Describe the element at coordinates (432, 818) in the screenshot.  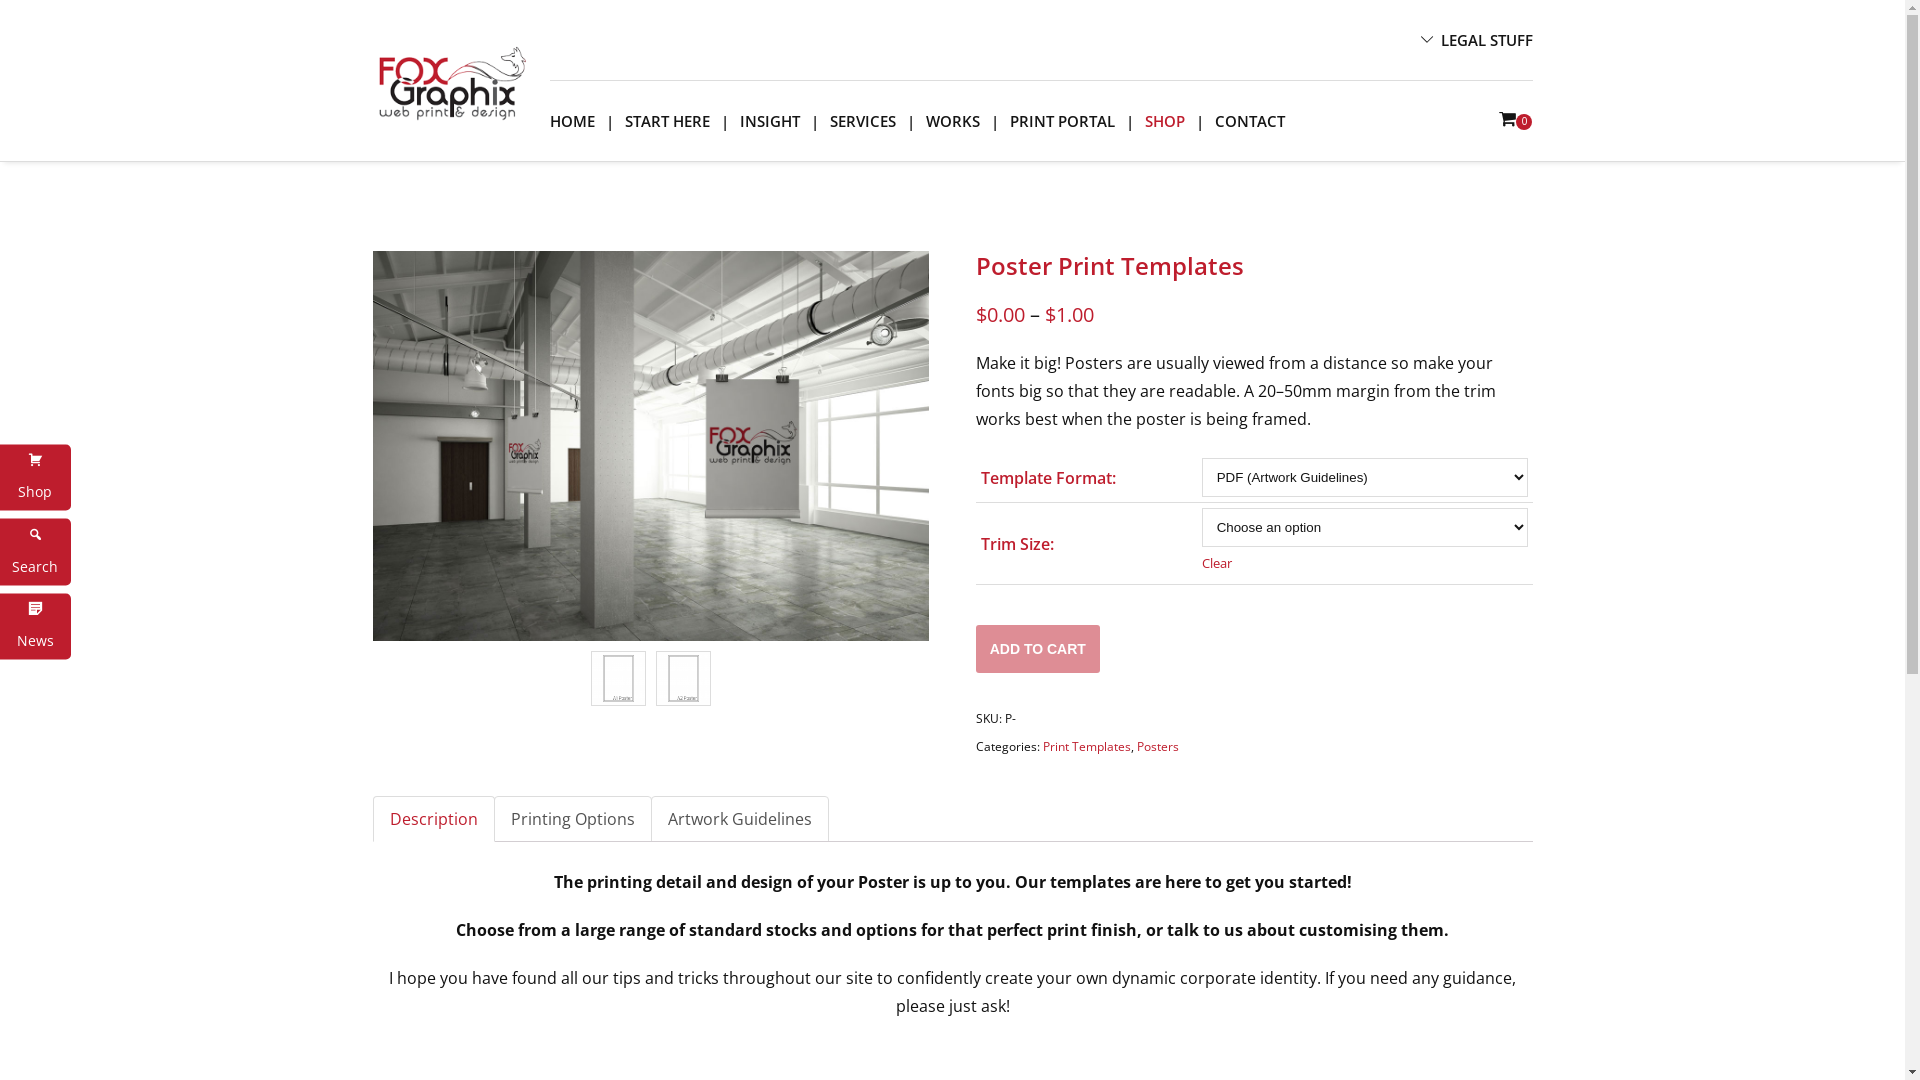
I see `'Description'` at that location.